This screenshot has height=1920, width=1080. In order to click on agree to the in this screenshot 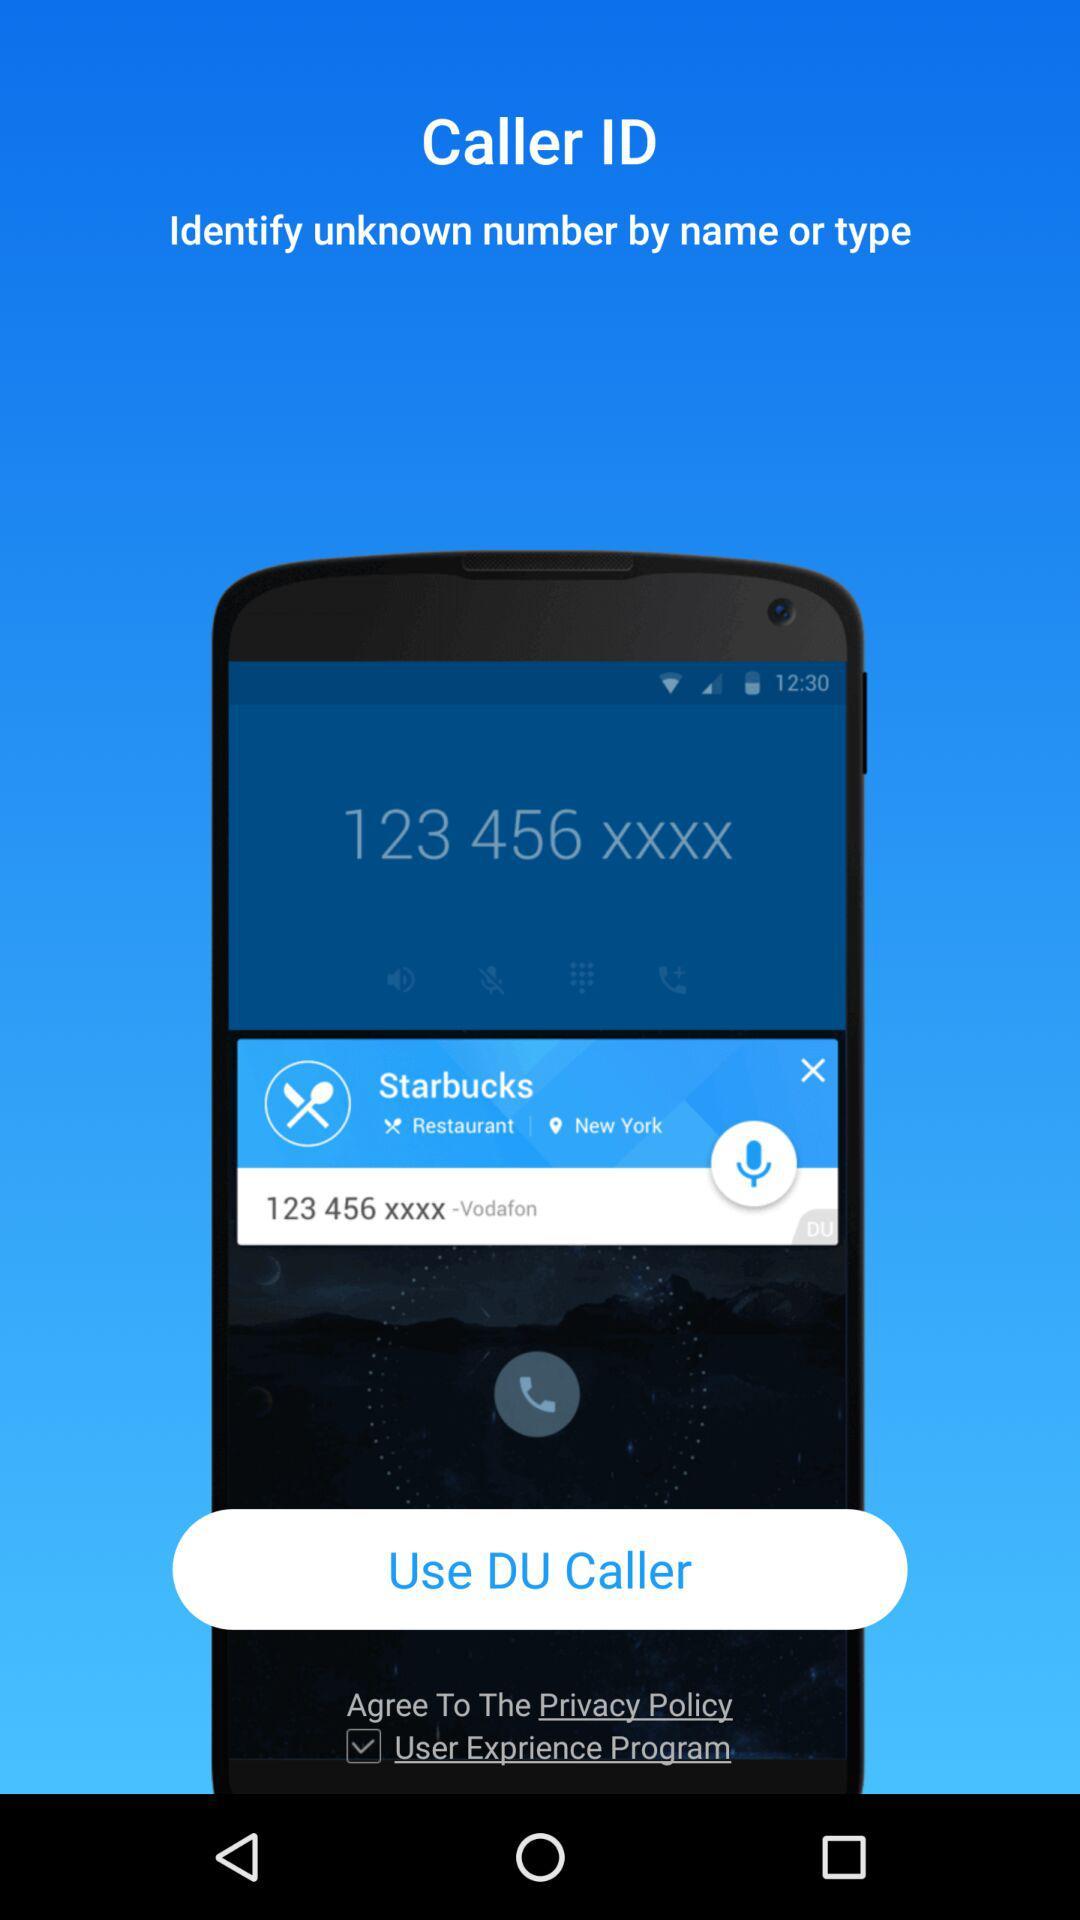, I will do `click(538, 1702)`.